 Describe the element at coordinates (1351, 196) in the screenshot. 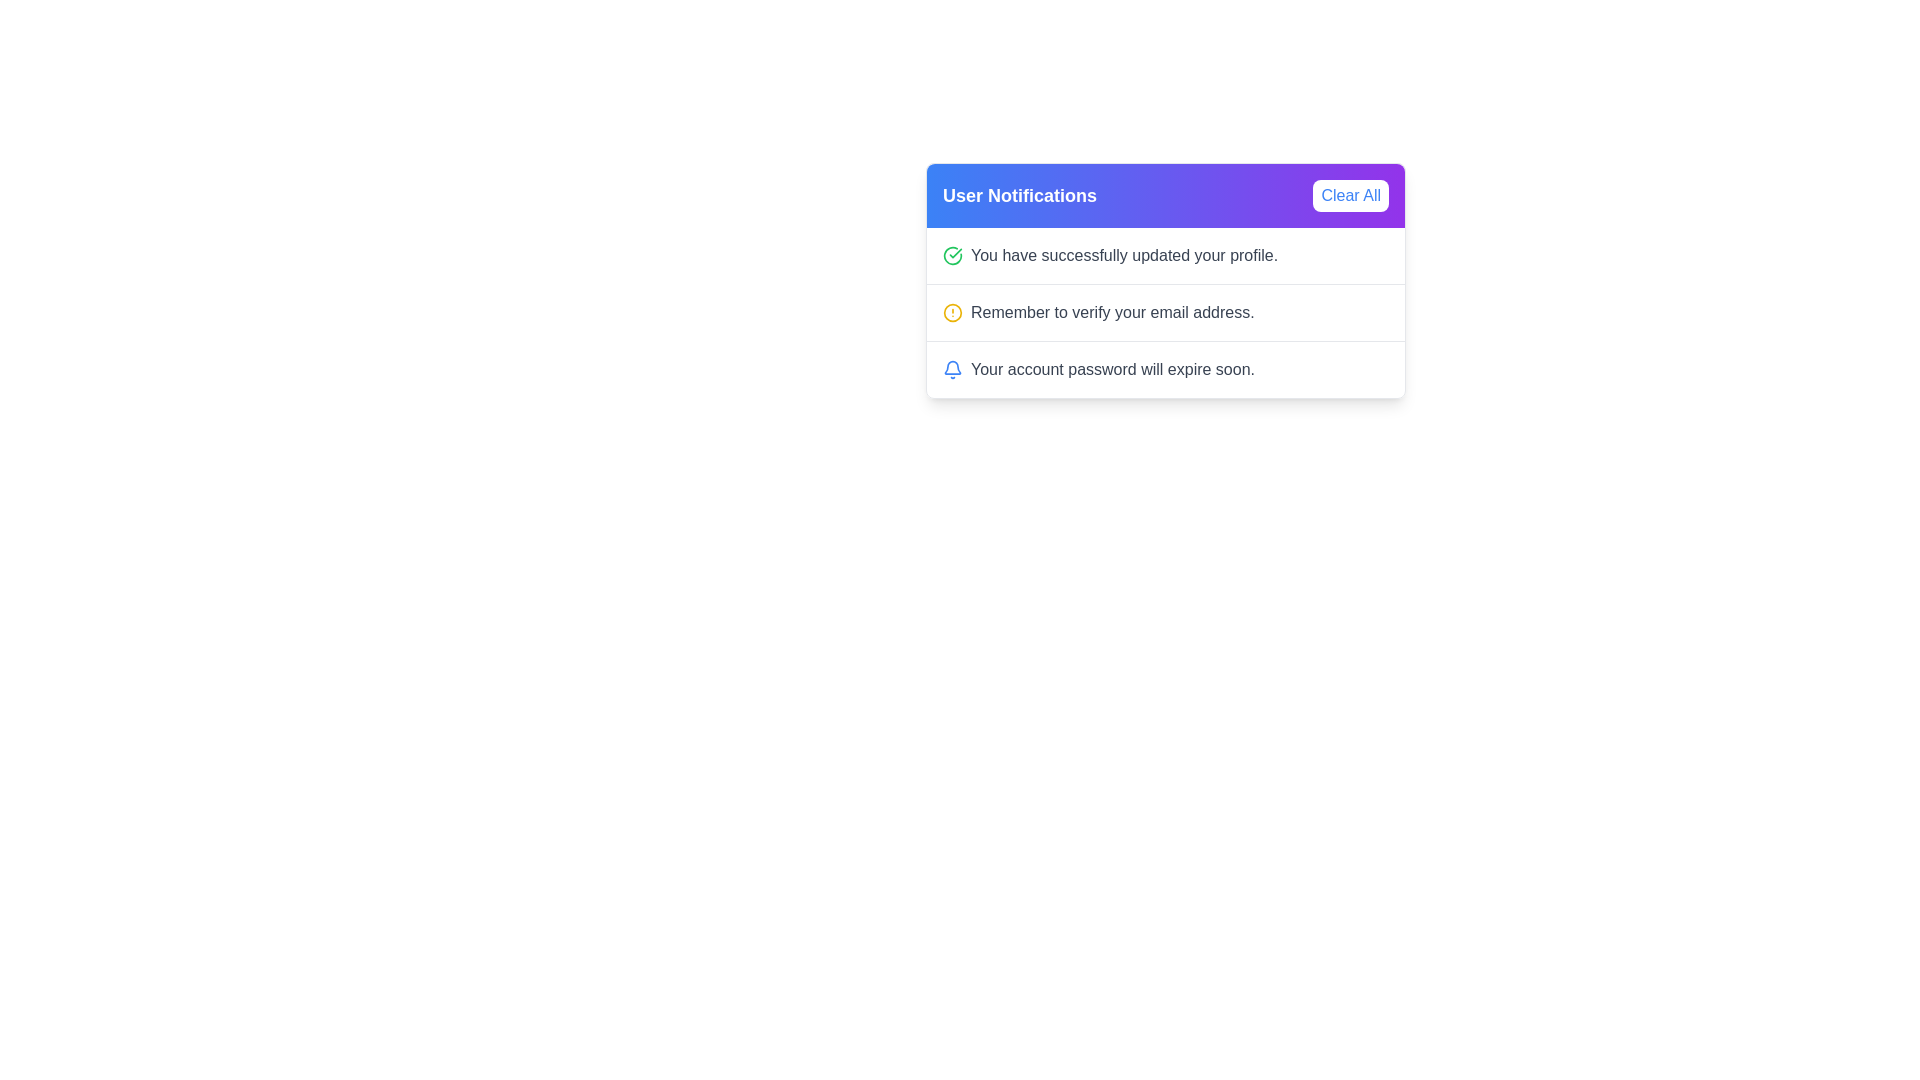

I see `the clear/reset notifications button located in the top-right corner of the 'User Notifications' section` at that location.